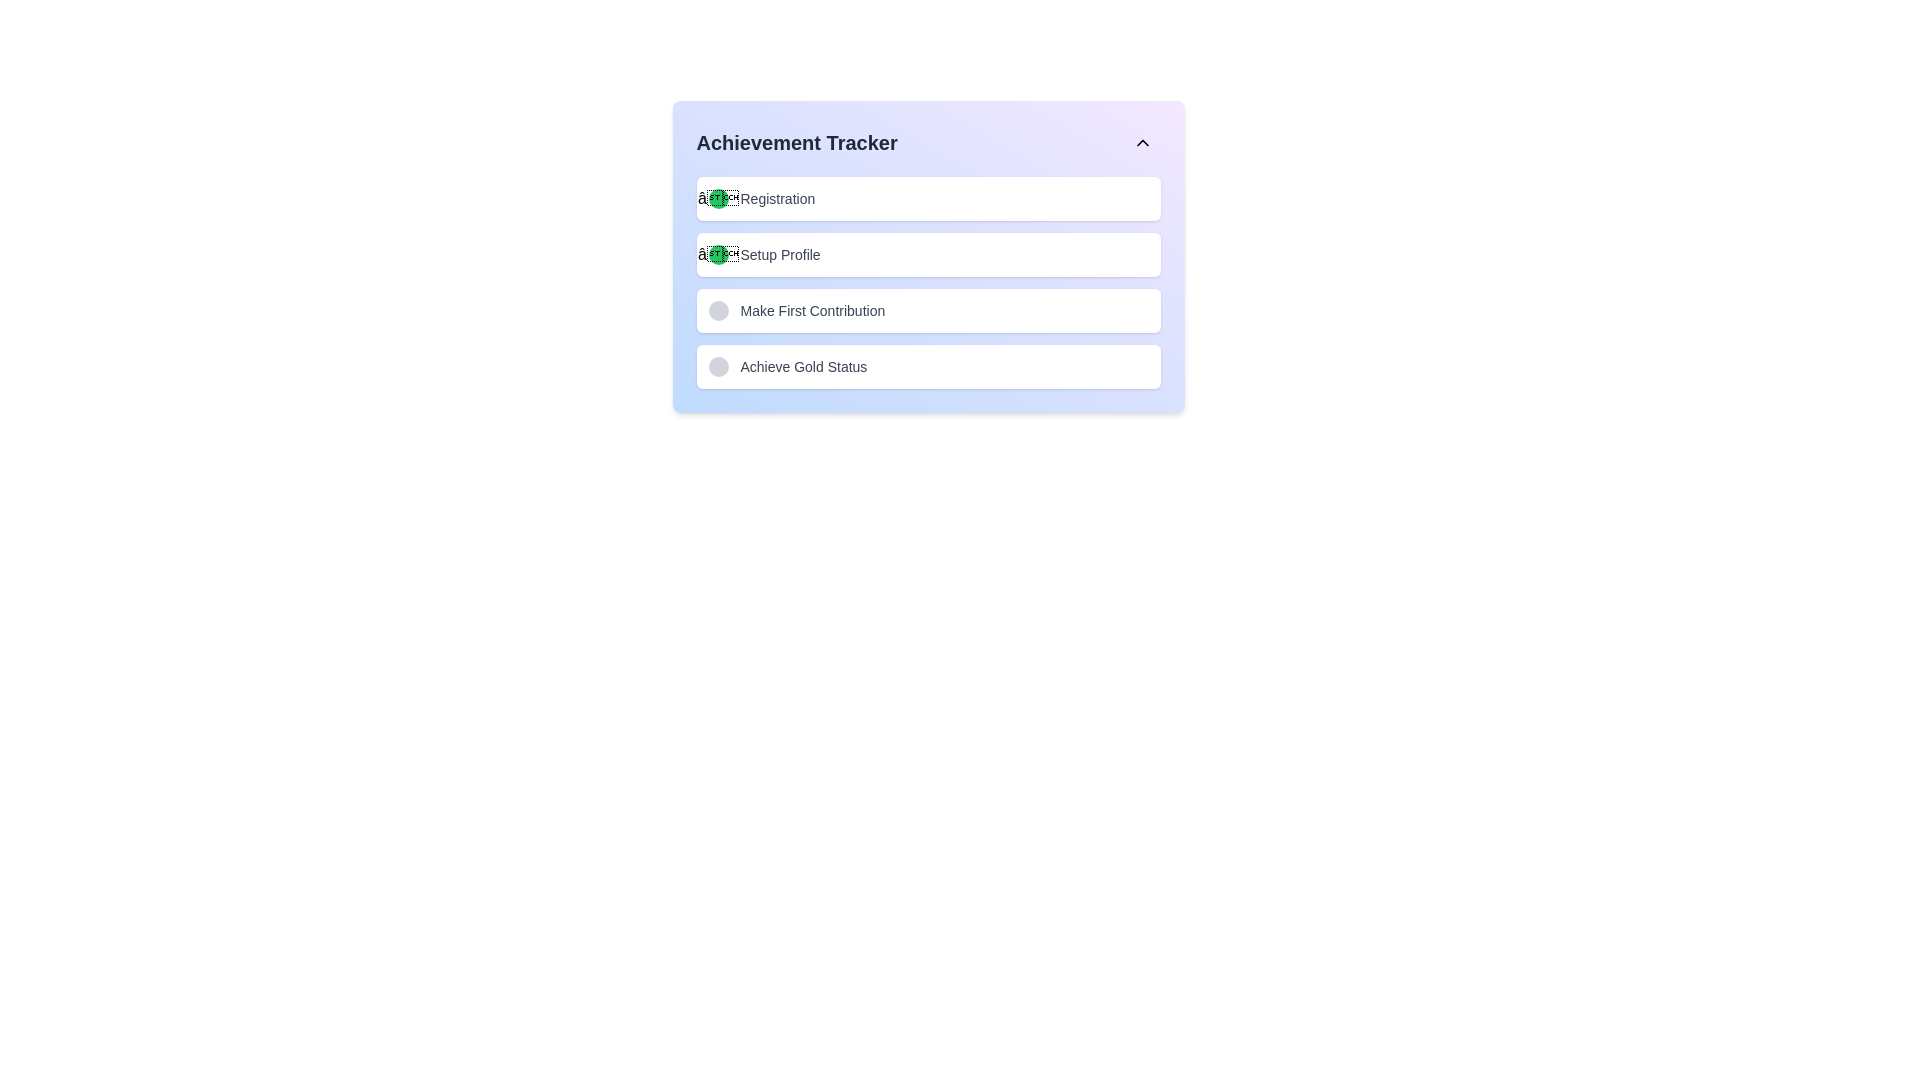 Image resolution: width=1920 pixels, height=1080 pixels. I want to click on the icon embedded within the button at the top-right corner of the 'Achievement Tracker' card, so click(1142, 141).